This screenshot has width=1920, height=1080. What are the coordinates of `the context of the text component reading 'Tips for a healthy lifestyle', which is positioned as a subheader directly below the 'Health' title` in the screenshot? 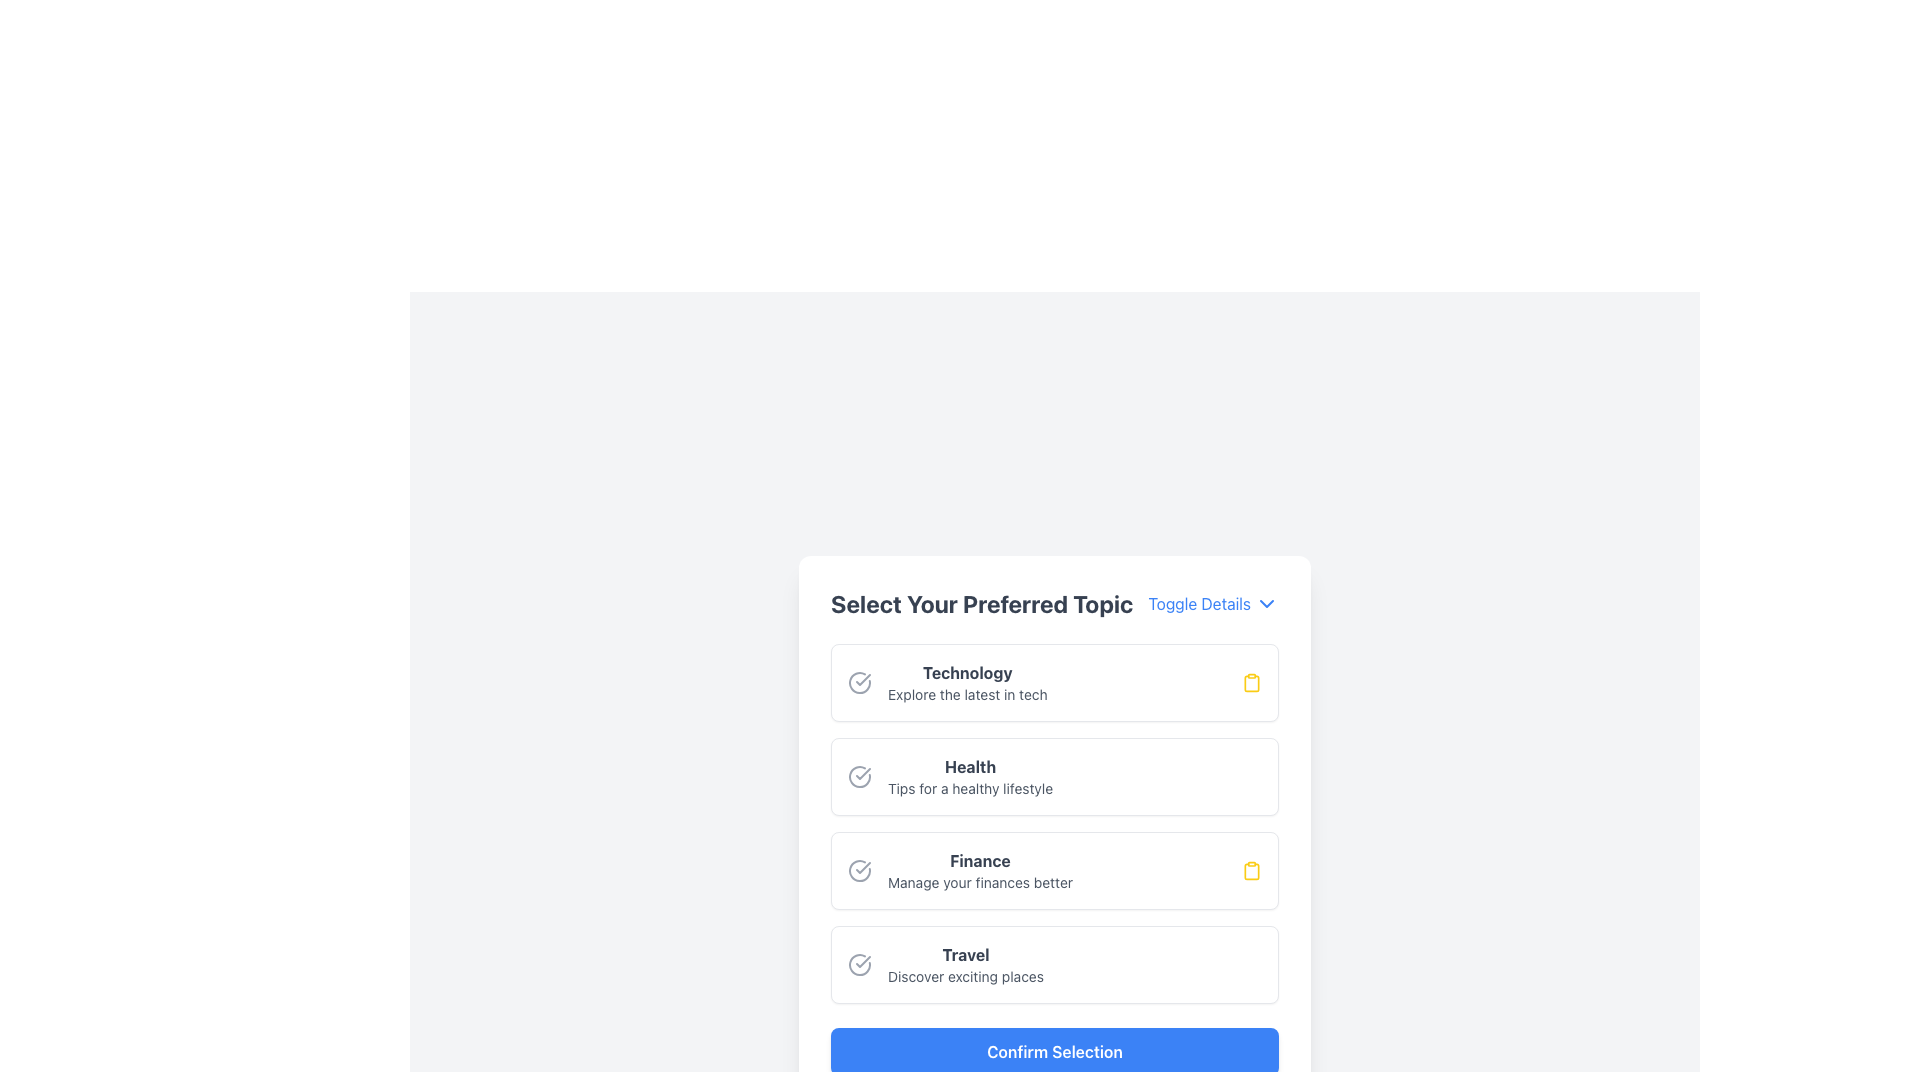 It's located at (970, 788).